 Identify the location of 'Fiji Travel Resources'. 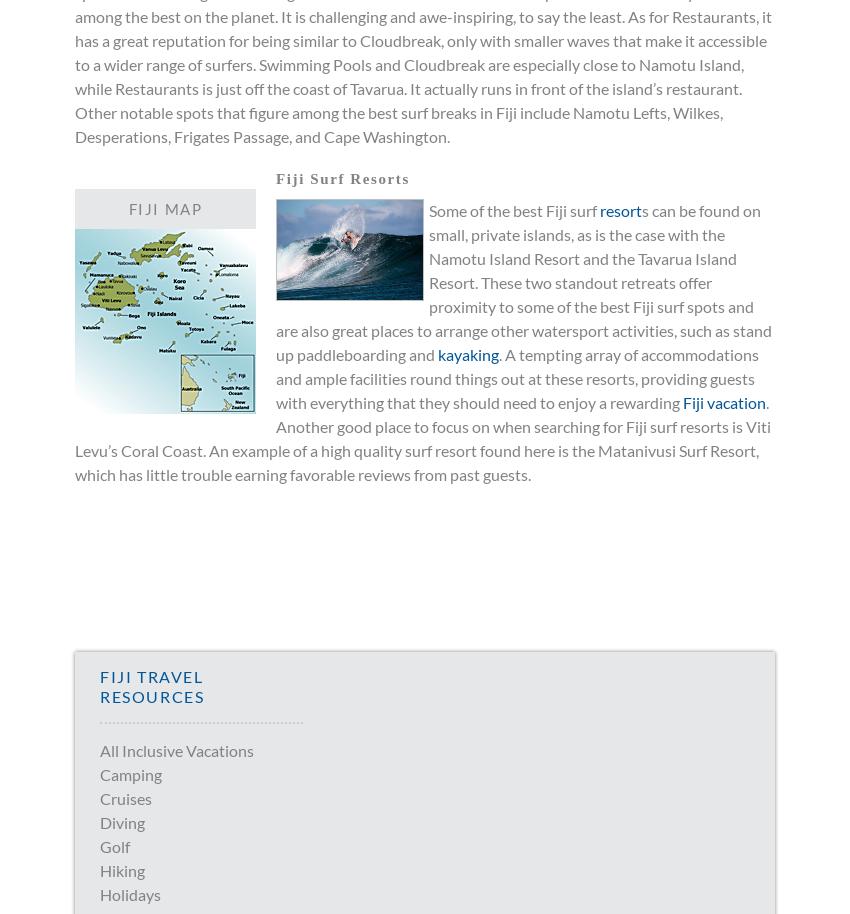
(151, 686).